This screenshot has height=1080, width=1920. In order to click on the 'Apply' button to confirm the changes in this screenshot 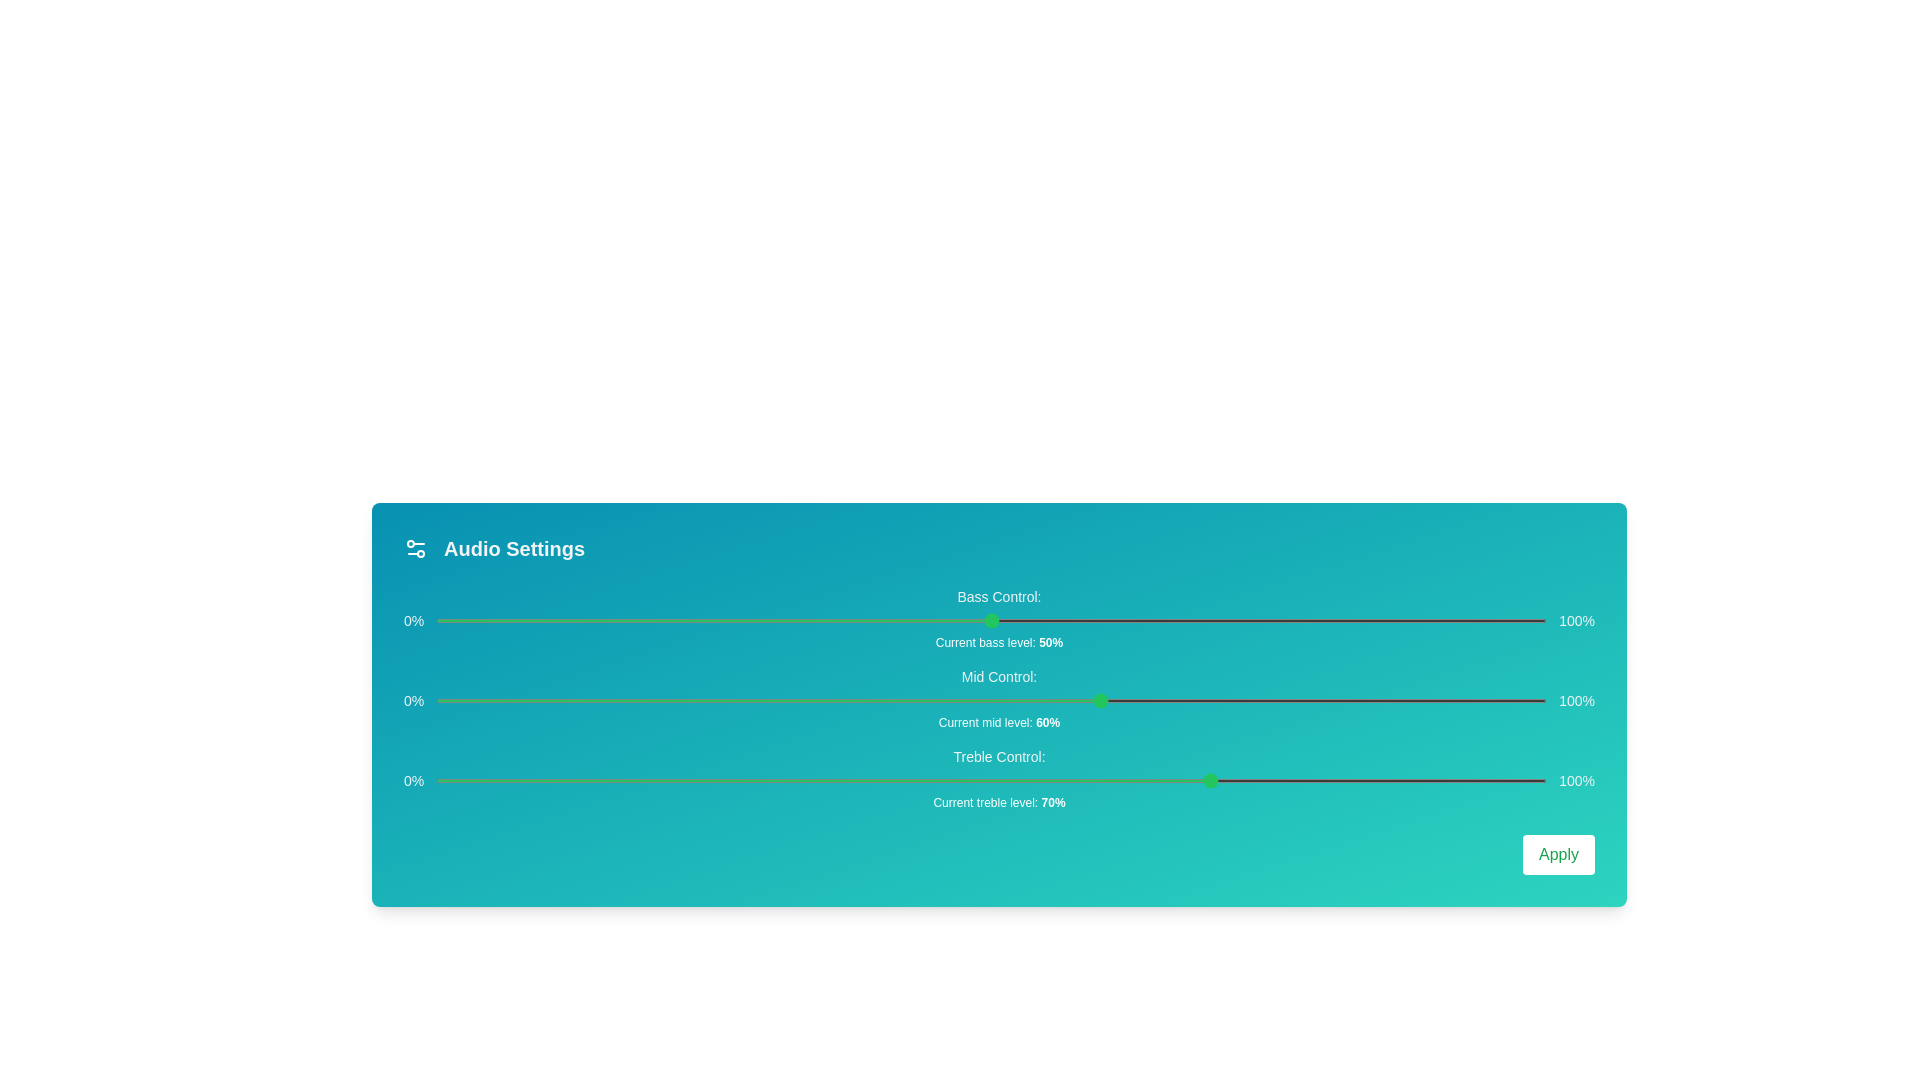, I will do `click(1558, 855)`.